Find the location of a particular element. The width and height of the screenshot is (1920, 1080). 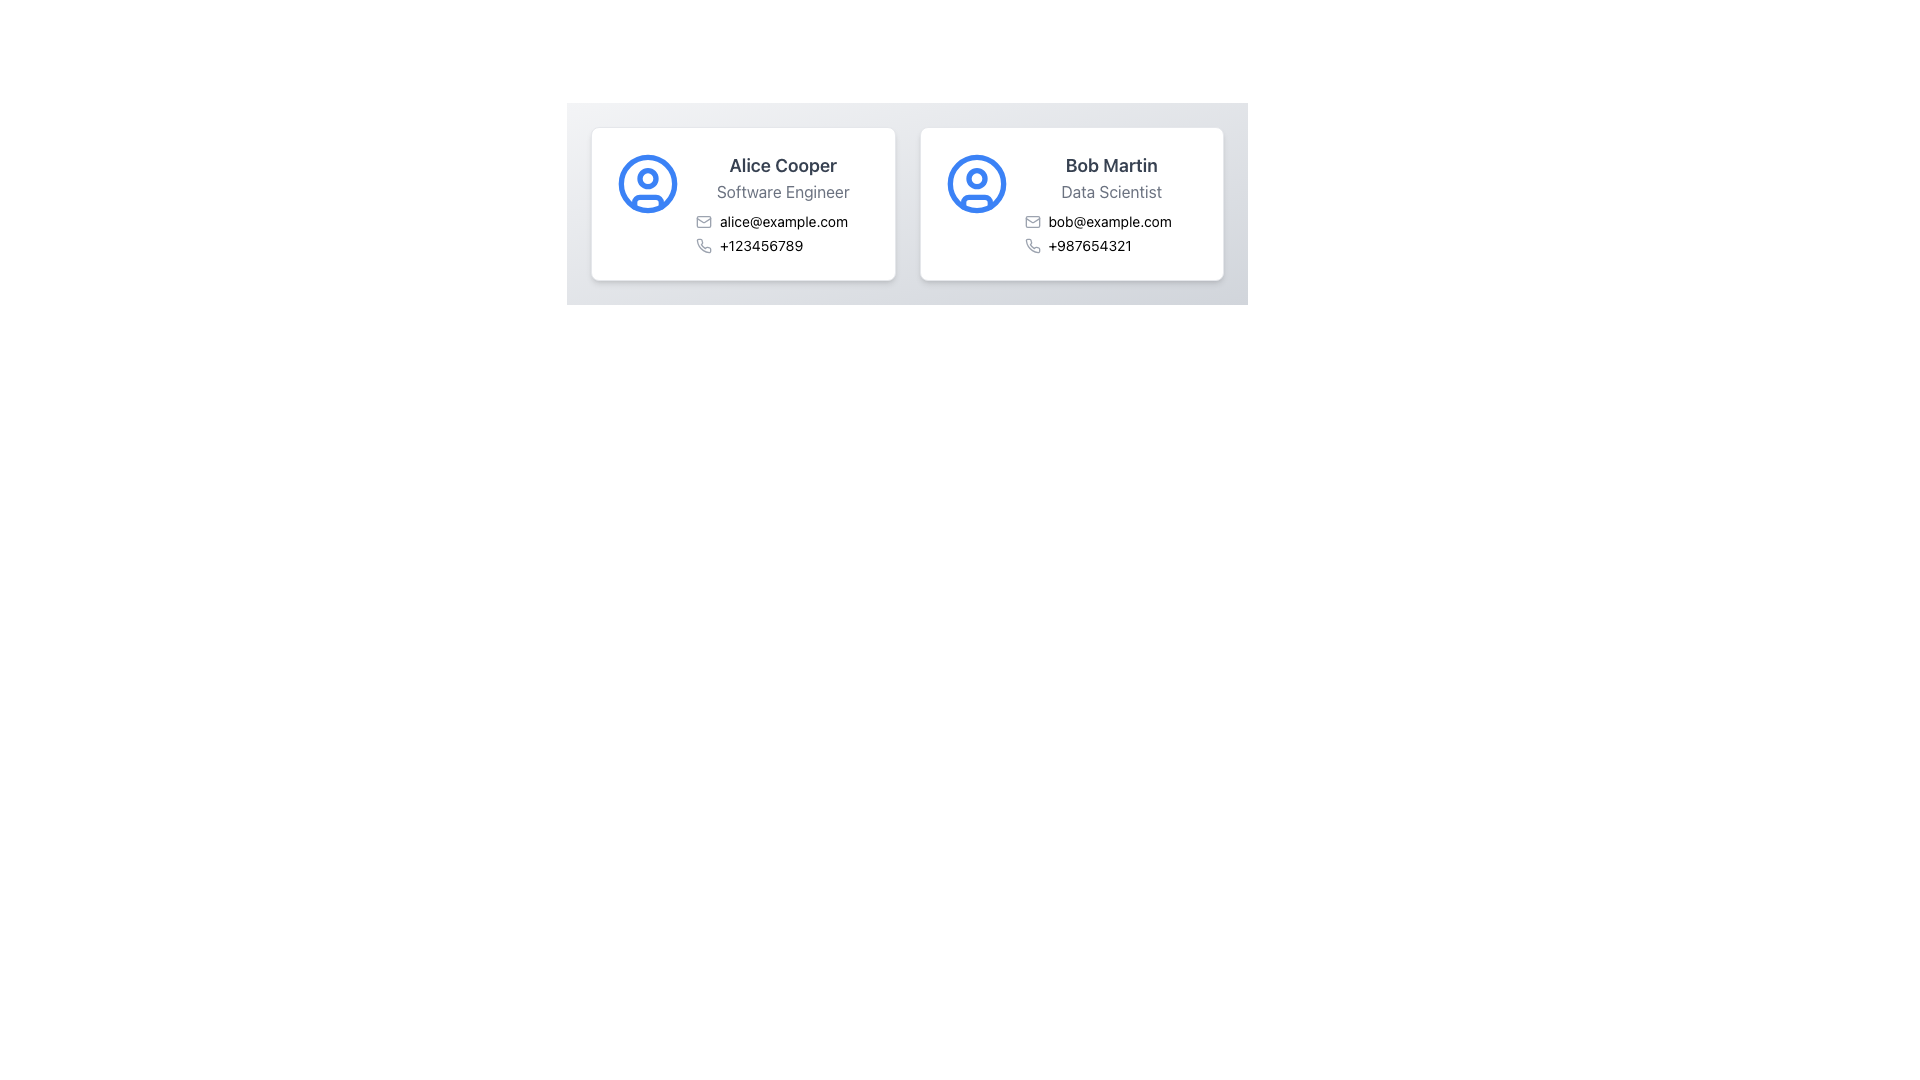

the circular user icon with a blue stroke located in the avatar section of Bob Martin's card, positioned at the top-center of the rightmost card in a two-card layout is located at coordinates (976, 184).